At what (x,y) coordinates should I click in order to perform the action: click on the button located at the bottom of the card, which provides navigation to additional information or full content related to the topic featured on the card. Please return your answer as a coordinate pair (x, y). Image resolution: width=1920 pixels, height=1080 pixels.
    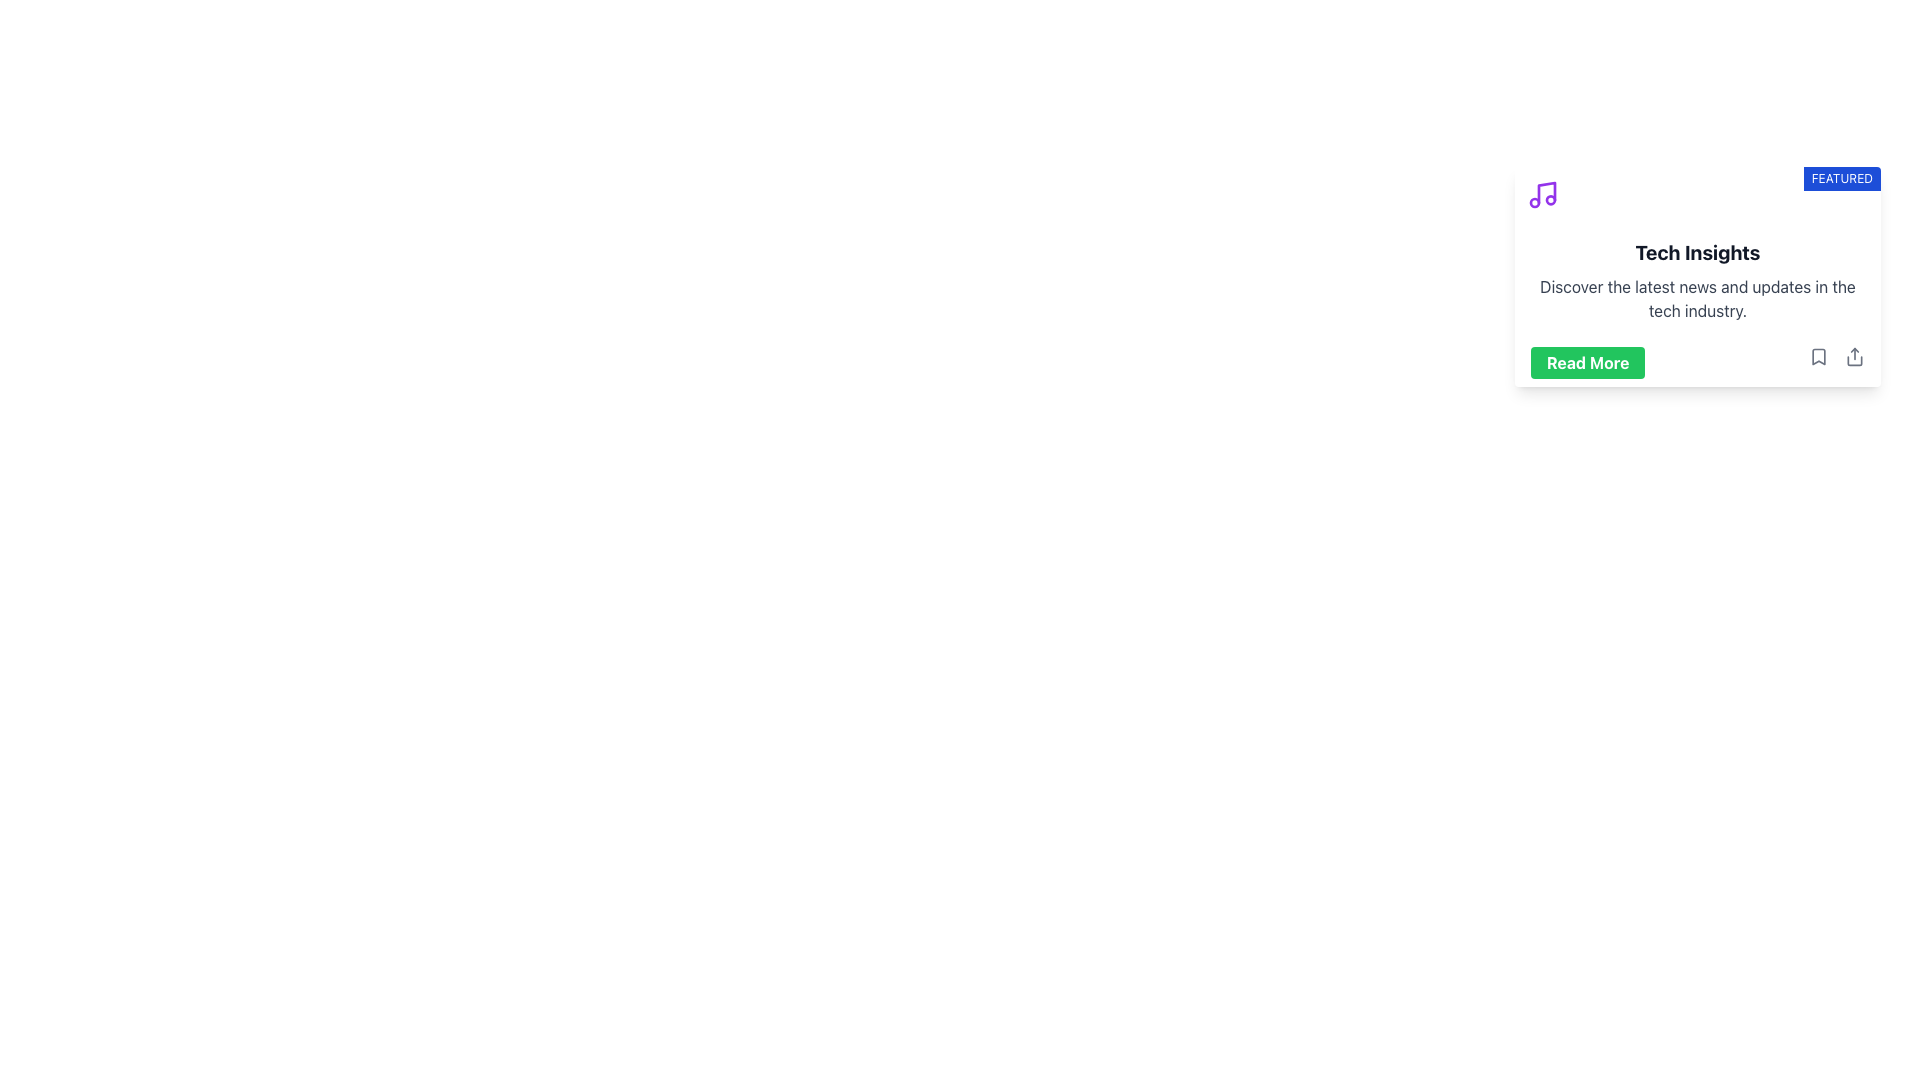
    Looking at the image, I should click on (1587, 362).